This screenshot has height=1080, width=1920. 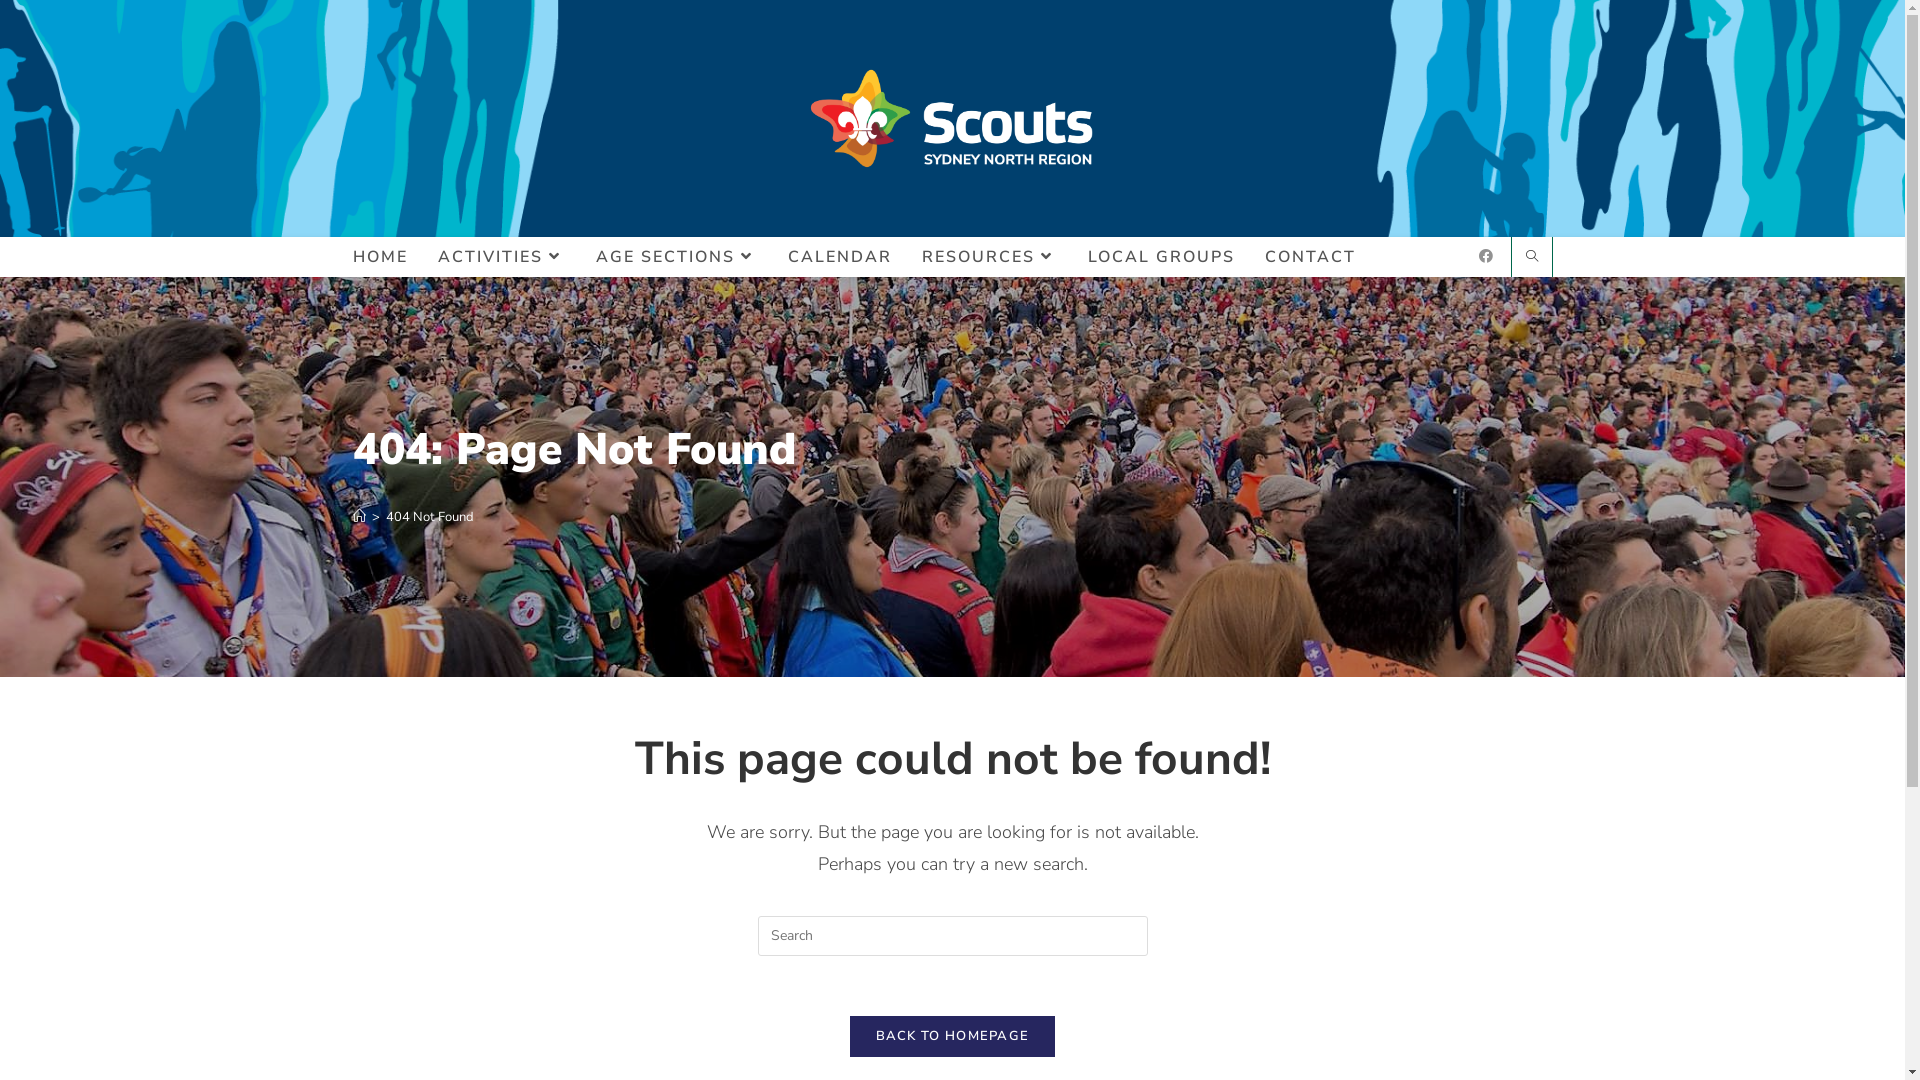 I want to click on 'RESOURCES', so click(x=988, y=256).